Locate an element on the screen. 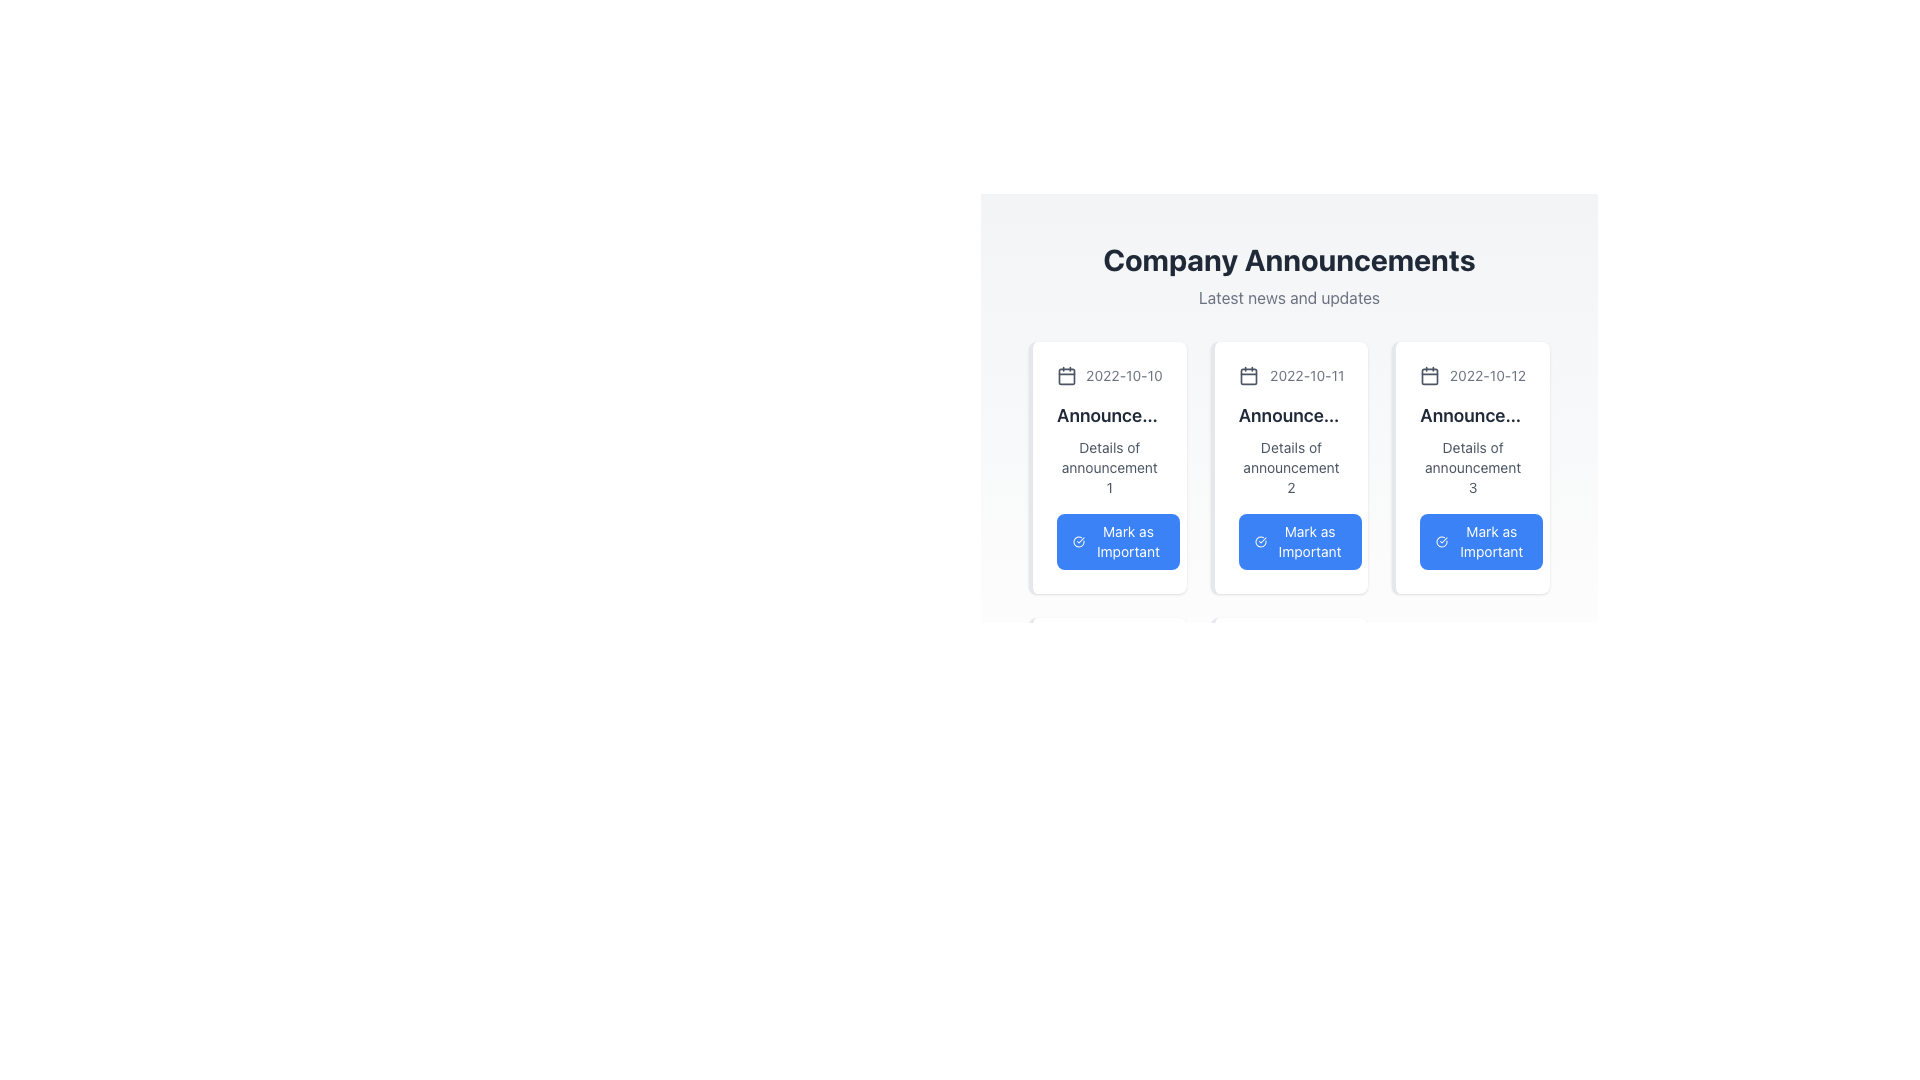 The image size is (1920, 1080). the announcement card in the third column, which displays the date, title, and details along with a 'Mark as Important' button is located at coordinates (1471, 467).